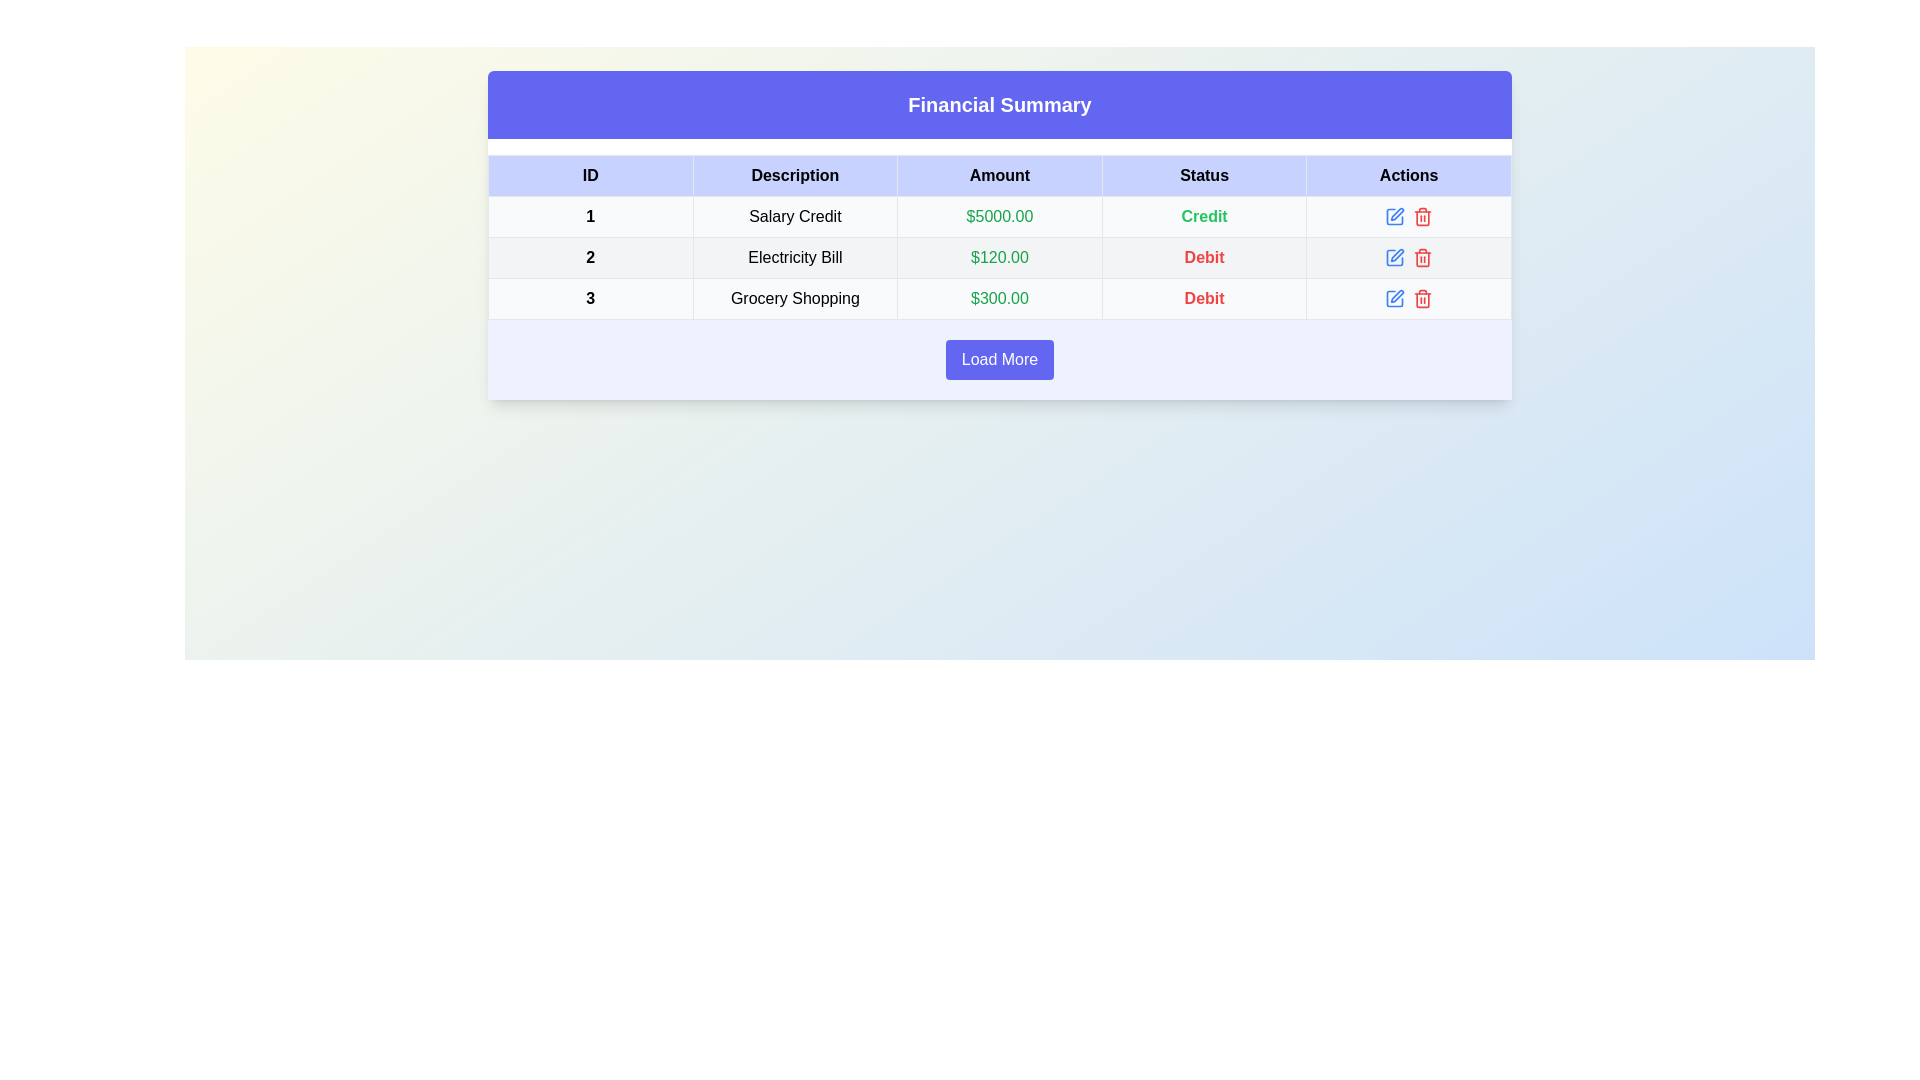  Describe the element at coordinates (999, 175) in the screenshot. I see `the third table header that labels the column containing monetary amounts, located between the 'Description' and 'Status' headers` at that location.